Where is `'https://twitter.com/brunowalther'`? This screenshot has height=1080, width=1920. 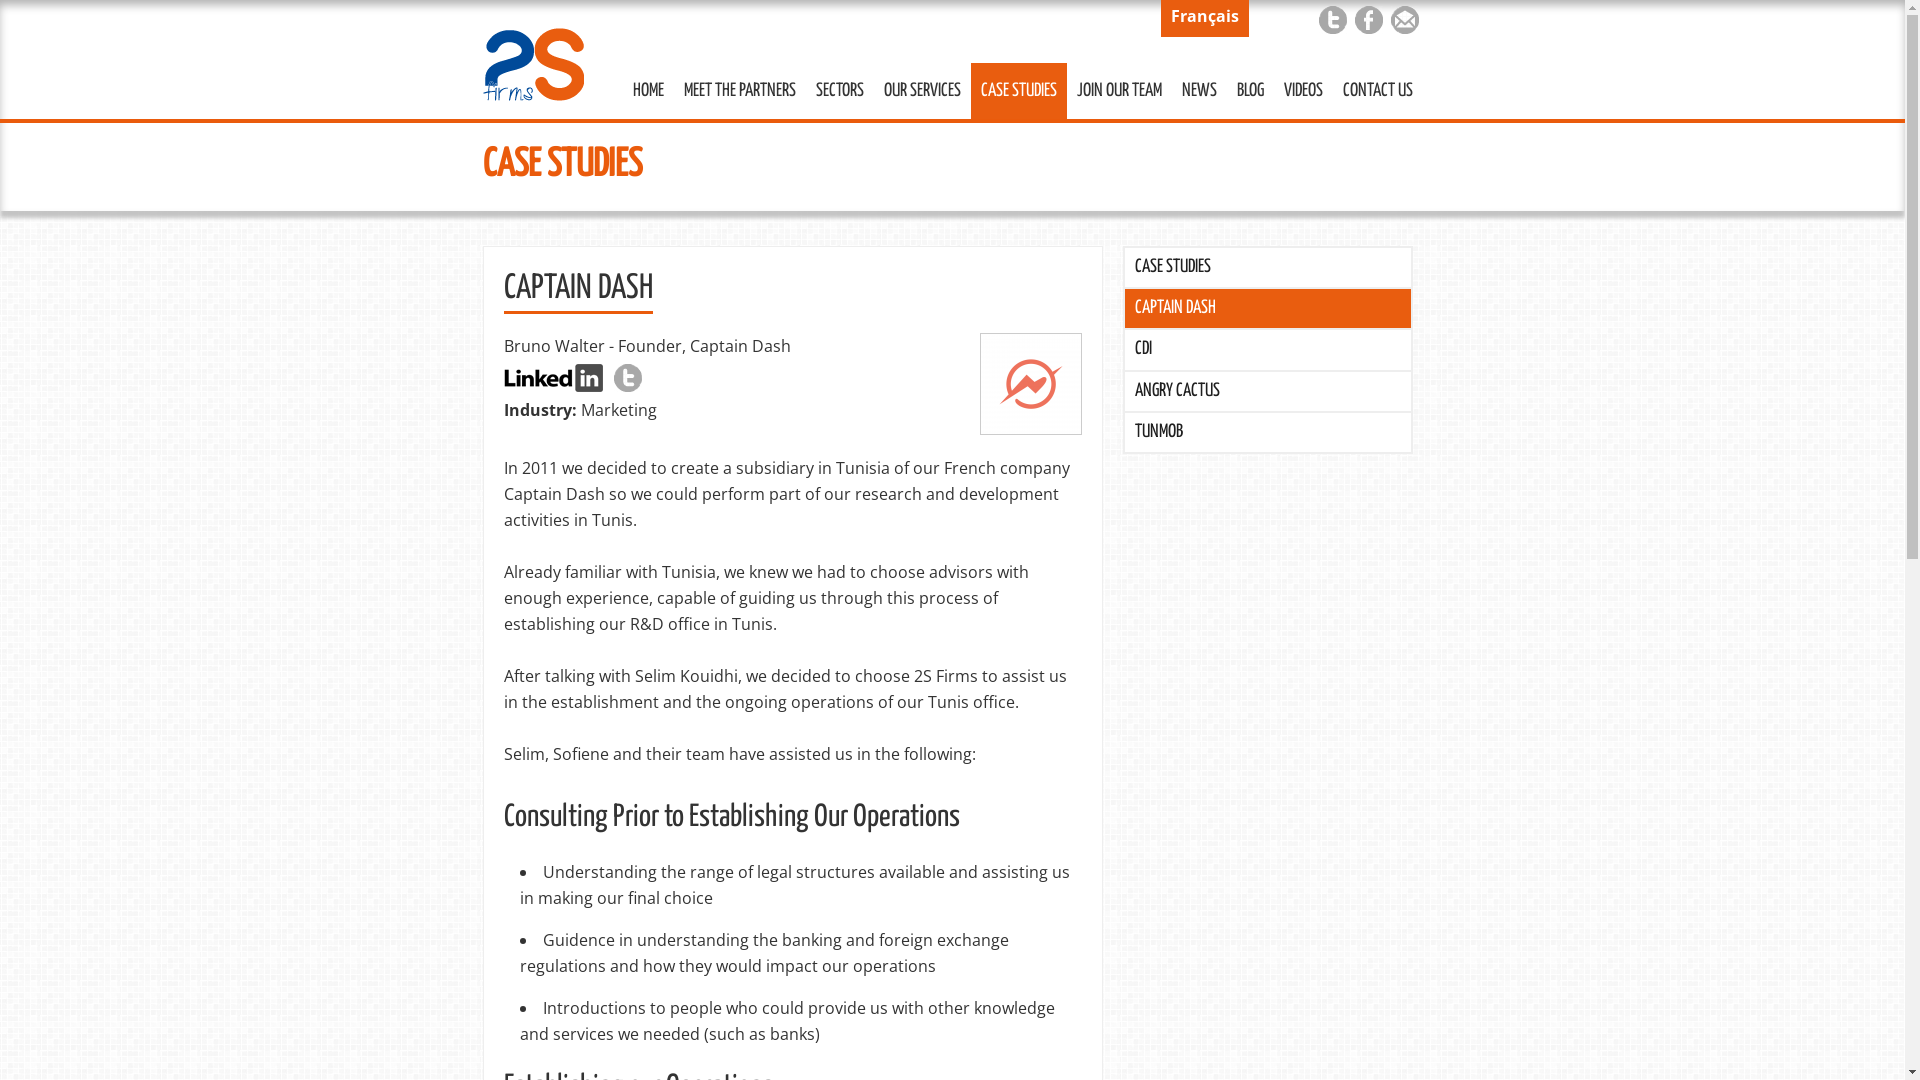
'https://twitter.com/brunowalther' is located at coordinates (627, 378).